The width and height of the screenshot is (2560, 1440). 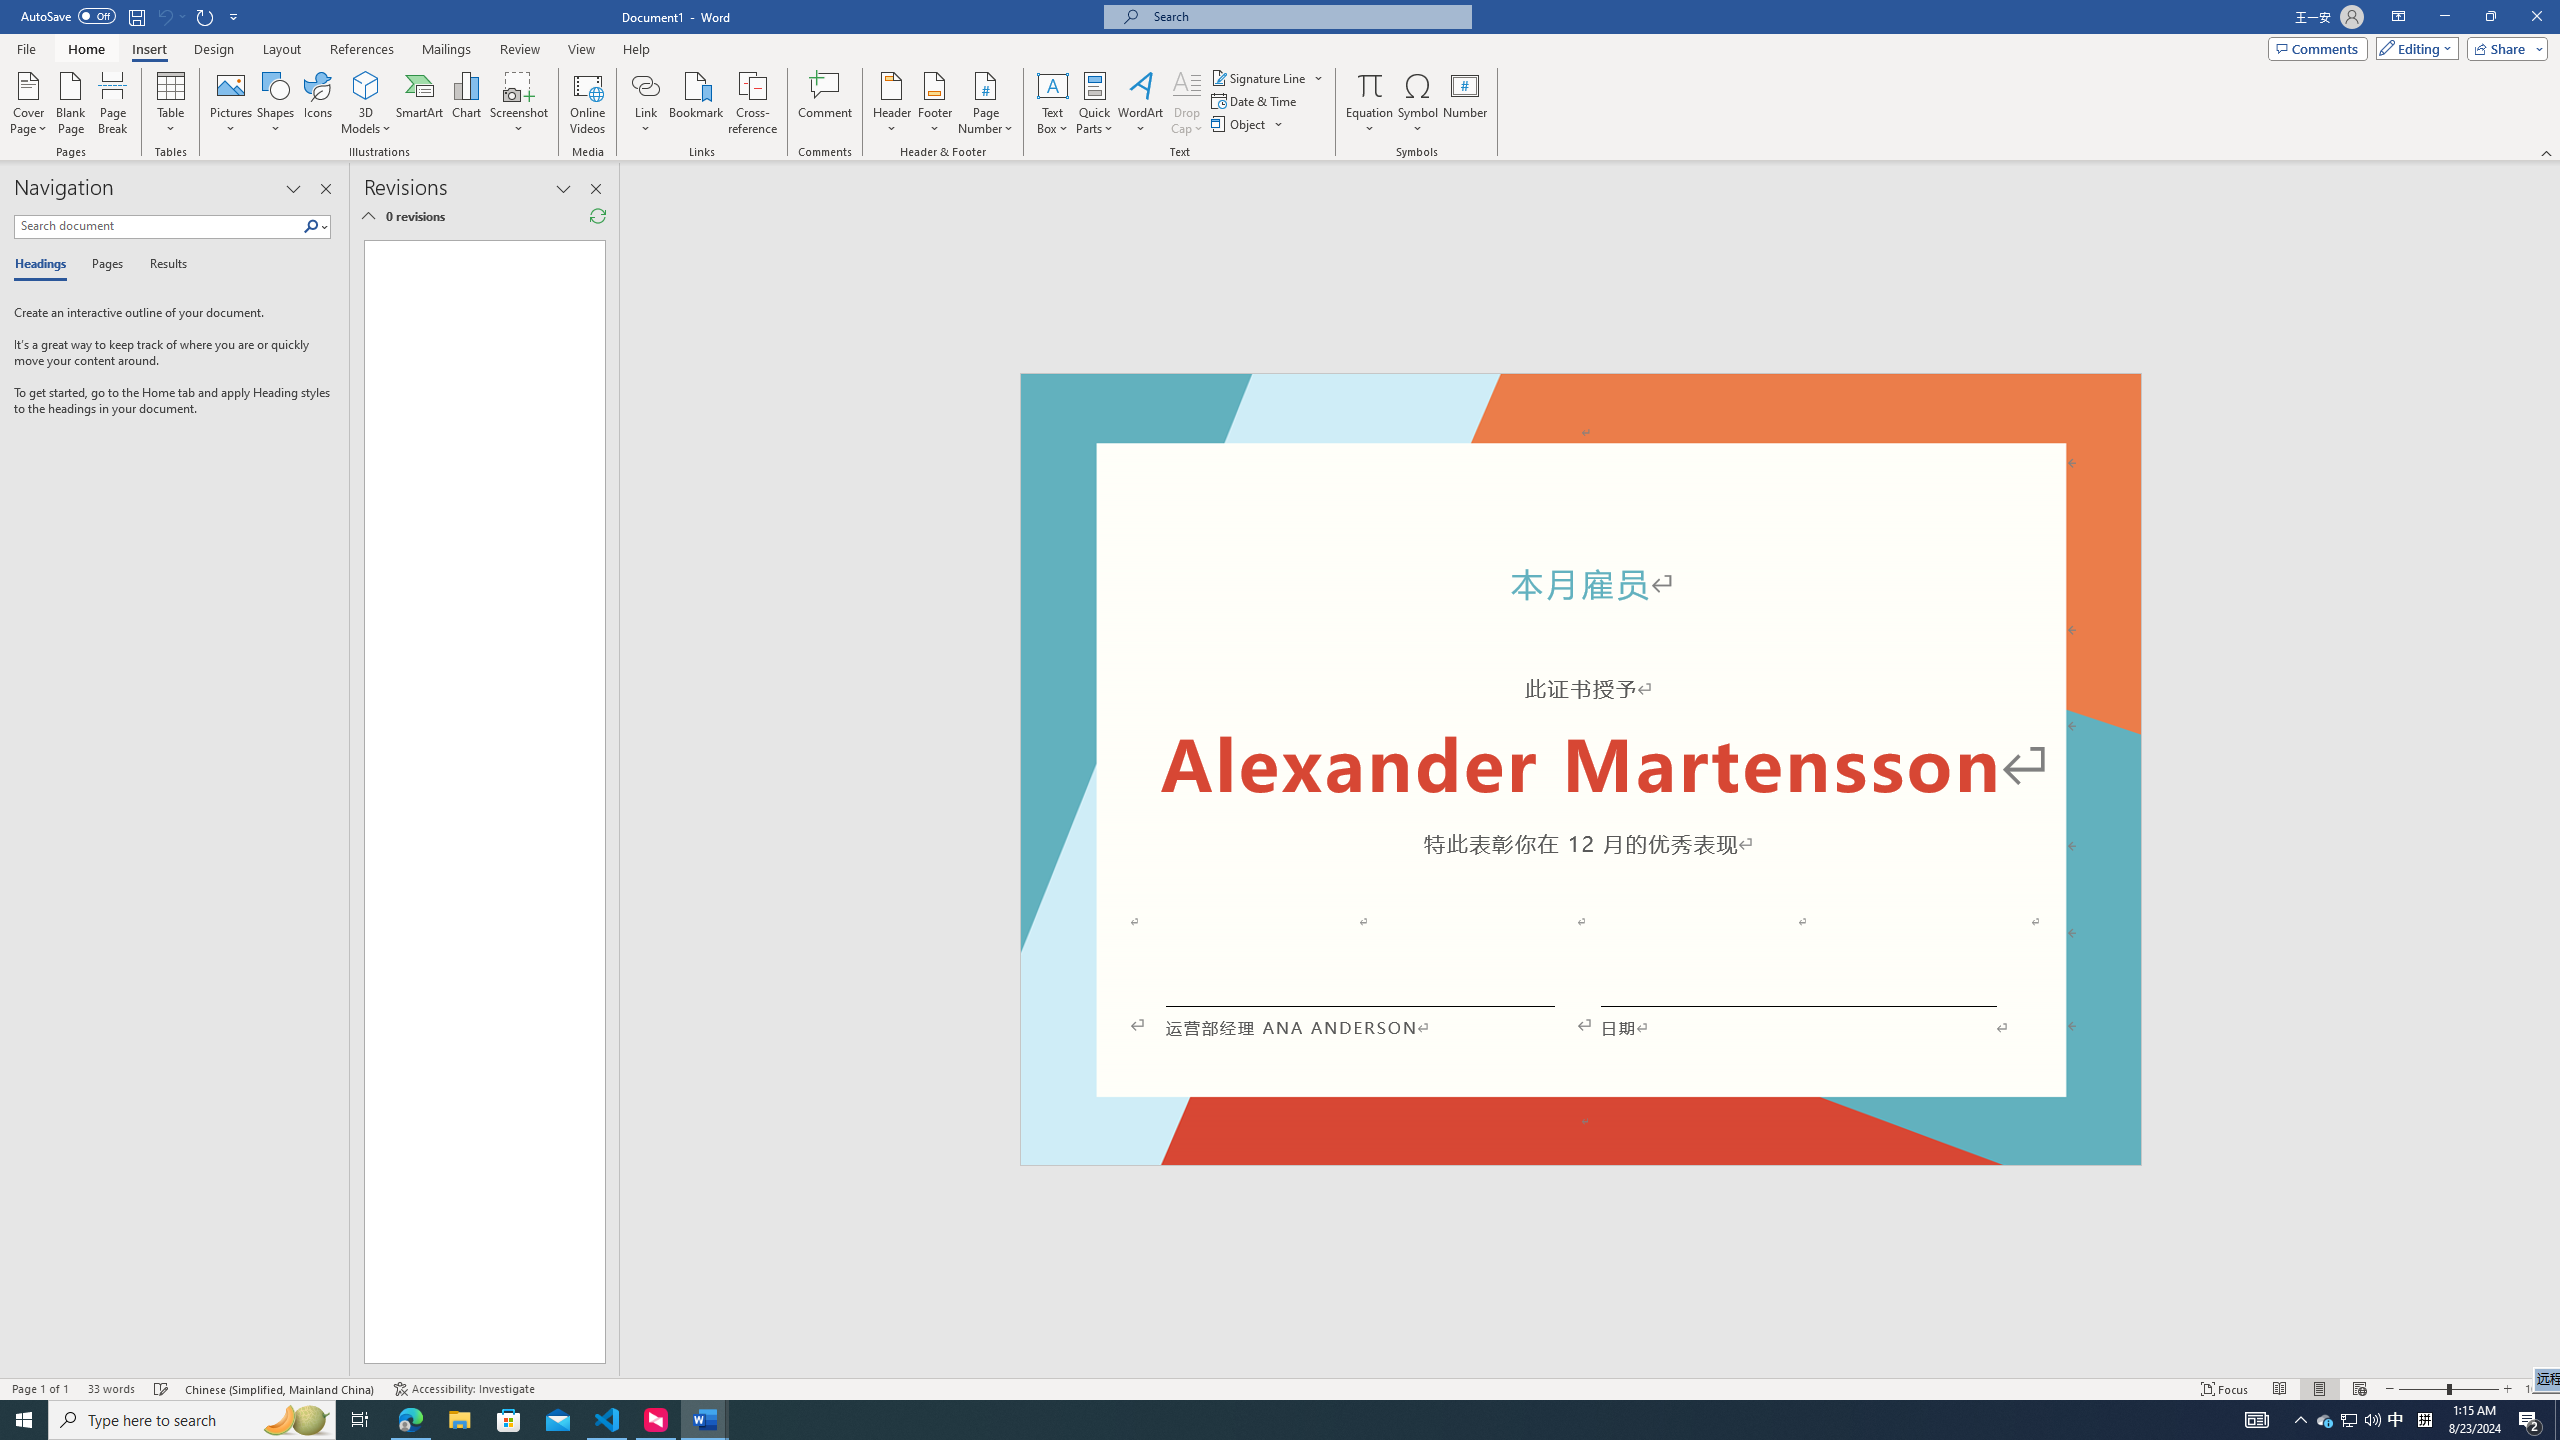 I want to click on '3D Models', so click(x=366, y=84).